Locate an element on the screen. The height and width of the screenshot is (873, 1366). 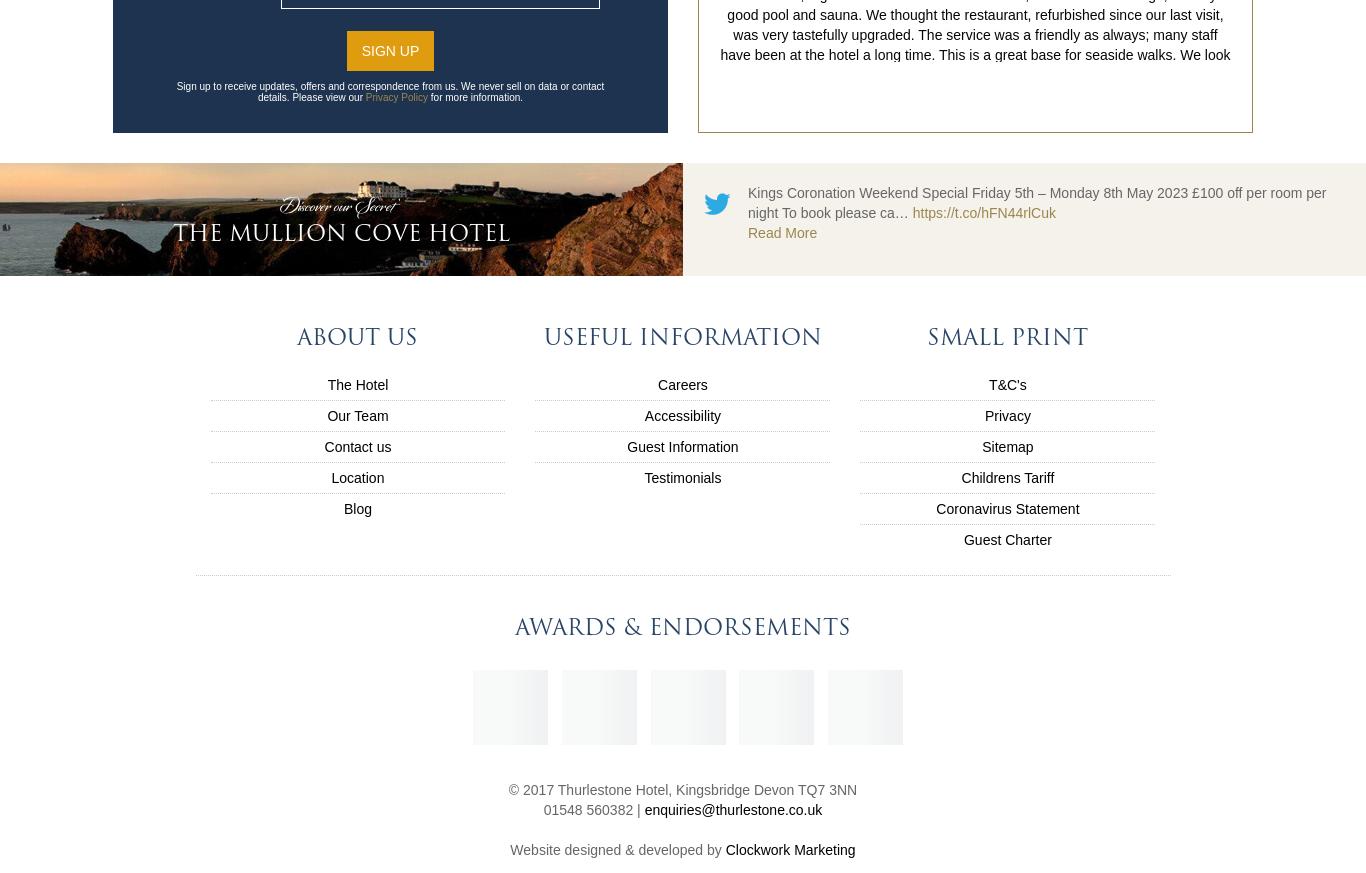
'Blog' is located at coordinates (356, 508).